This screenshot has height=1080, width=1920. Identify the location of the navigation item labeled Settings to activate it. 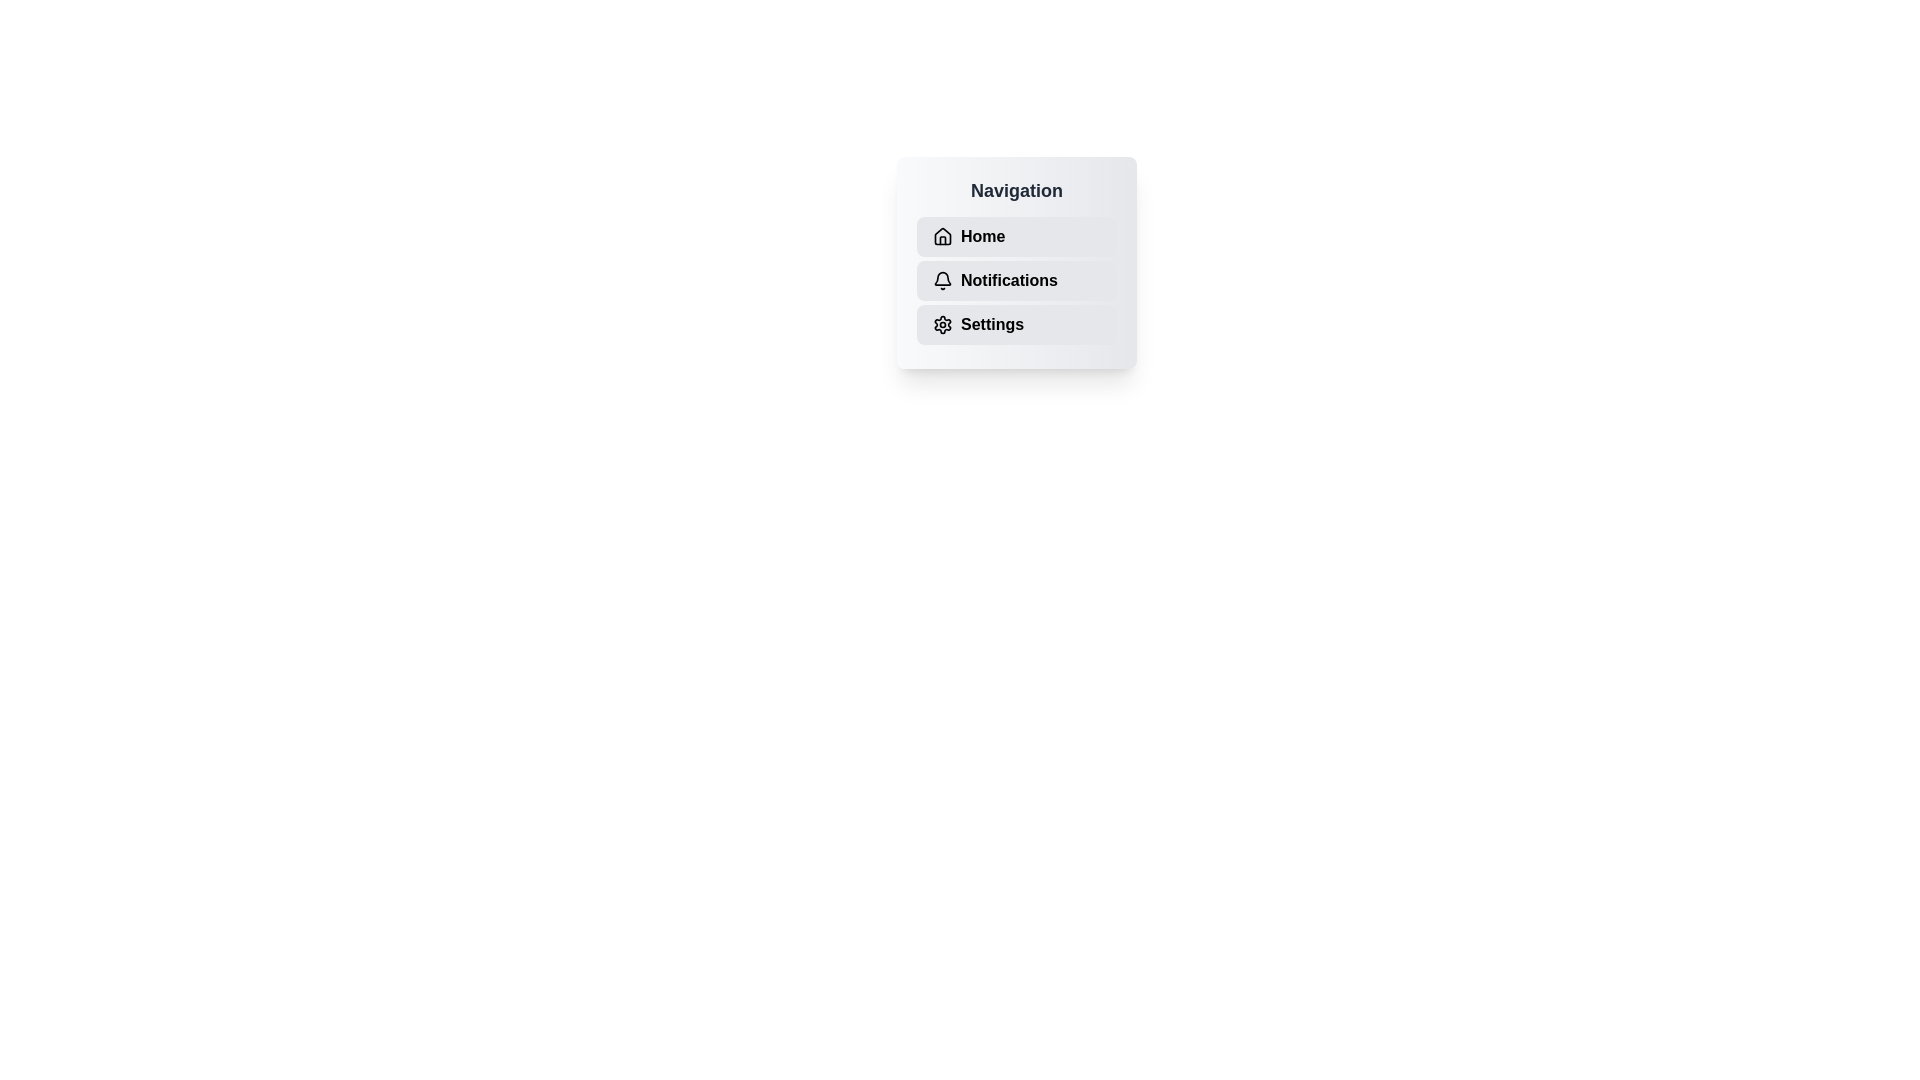
(1017, 323).